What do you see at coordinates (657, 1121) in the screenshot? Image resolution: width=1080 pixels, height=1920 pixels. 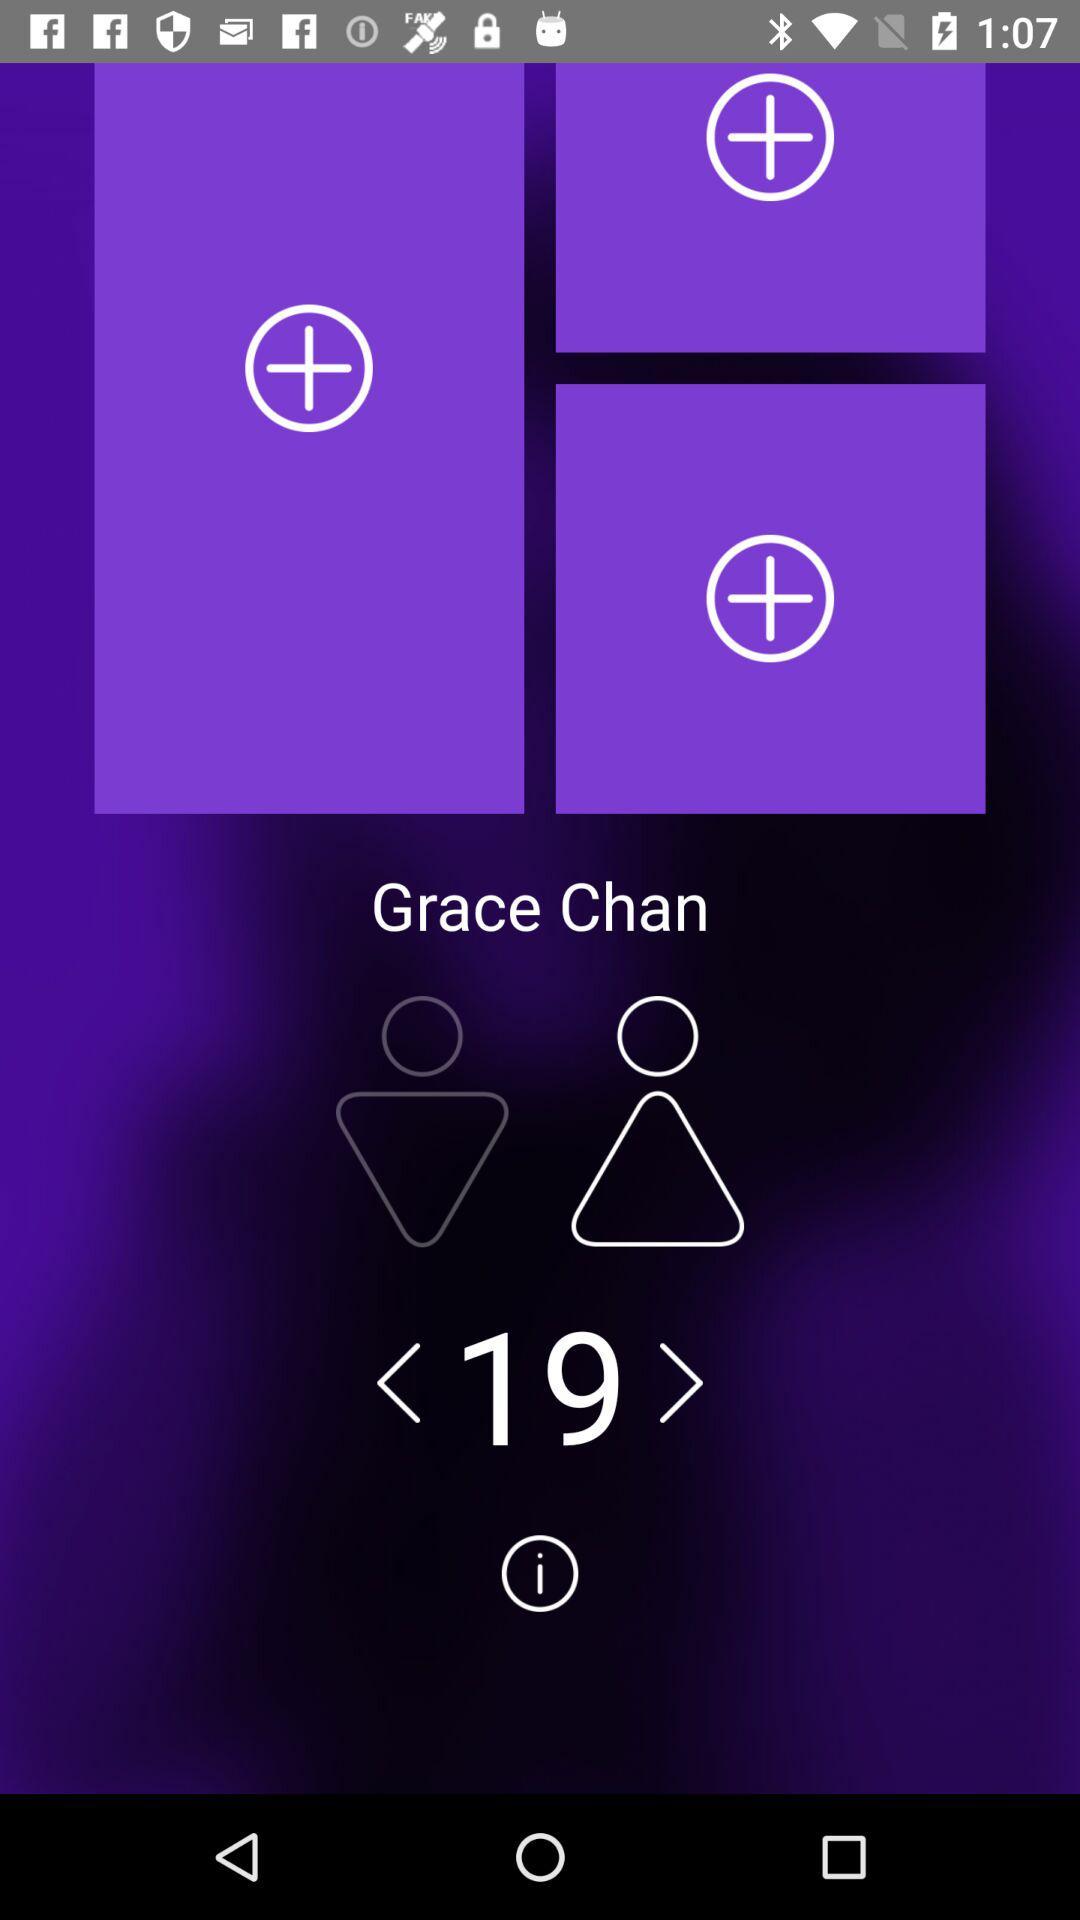 I see `female` at bounding box center [657, 1121].